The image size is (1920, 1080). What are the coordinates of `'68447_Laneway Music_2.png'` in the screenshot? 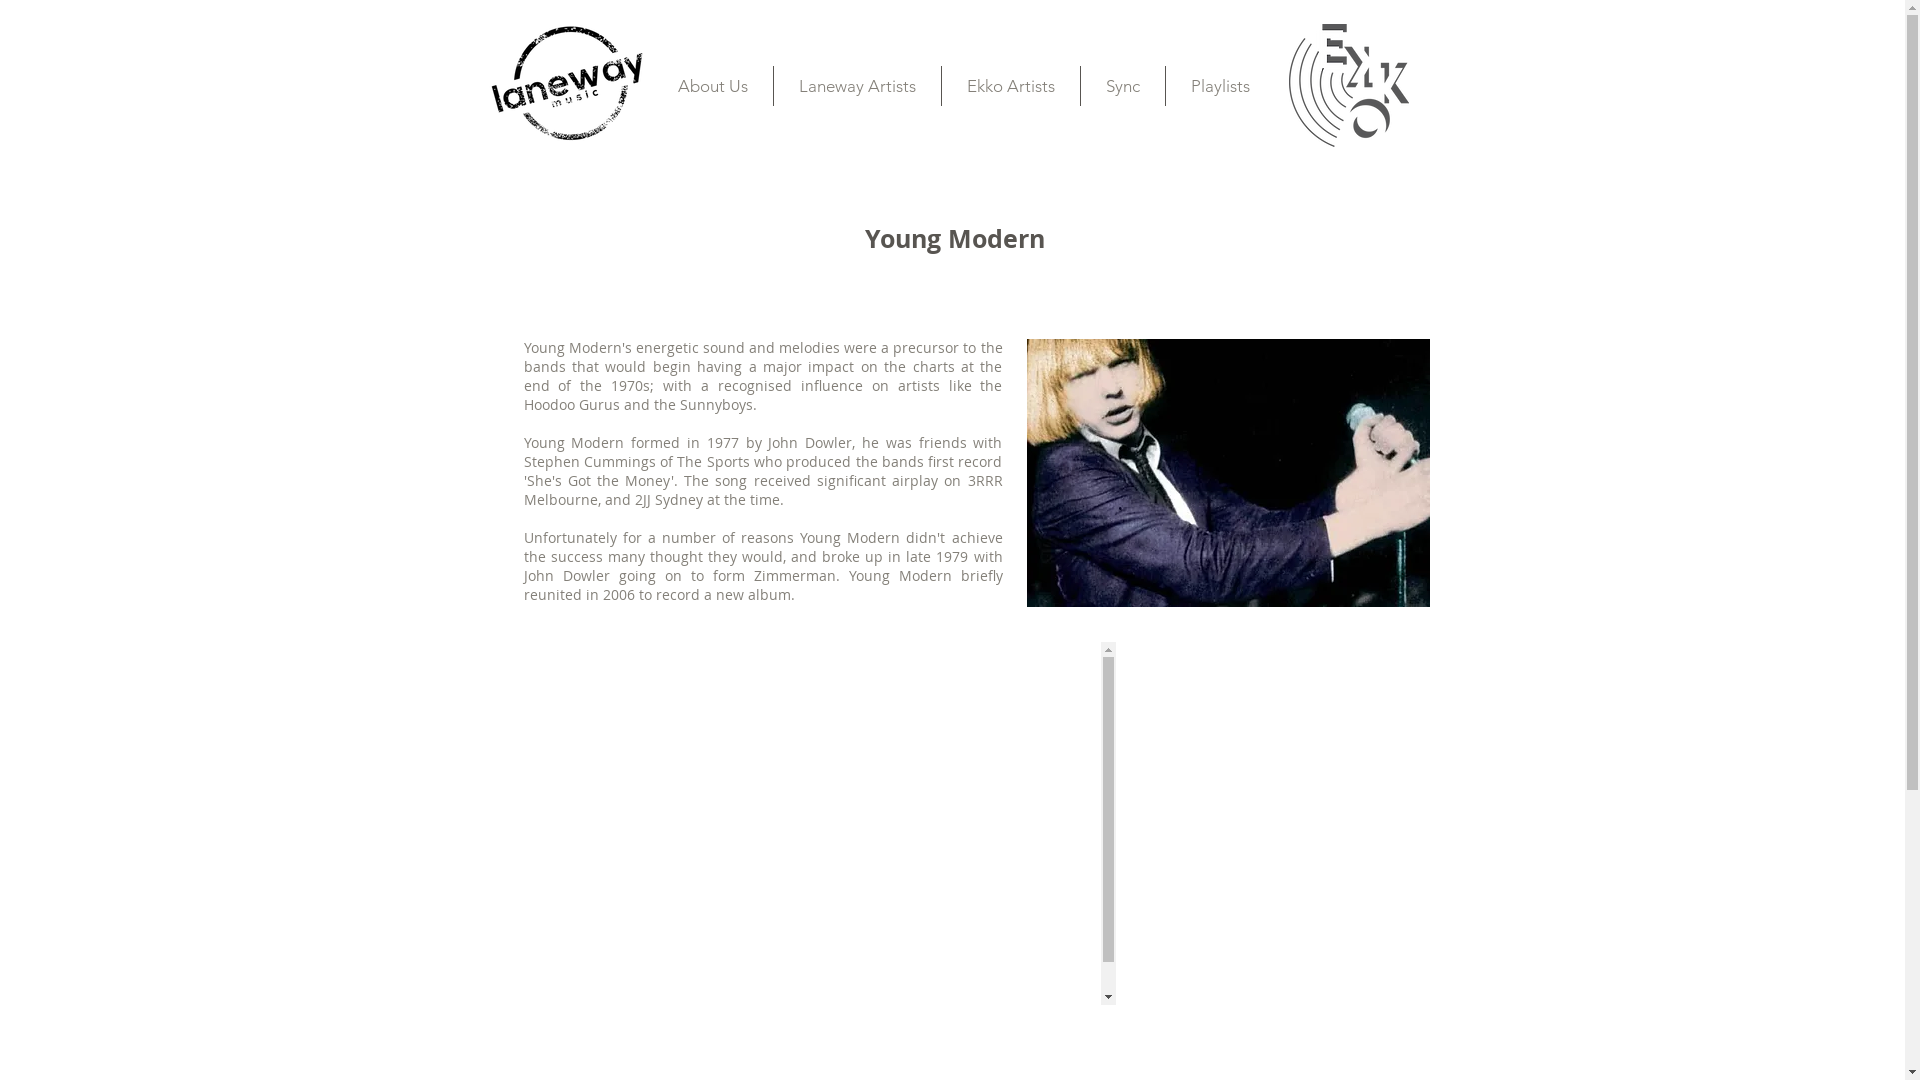 It's located at (565, 81).